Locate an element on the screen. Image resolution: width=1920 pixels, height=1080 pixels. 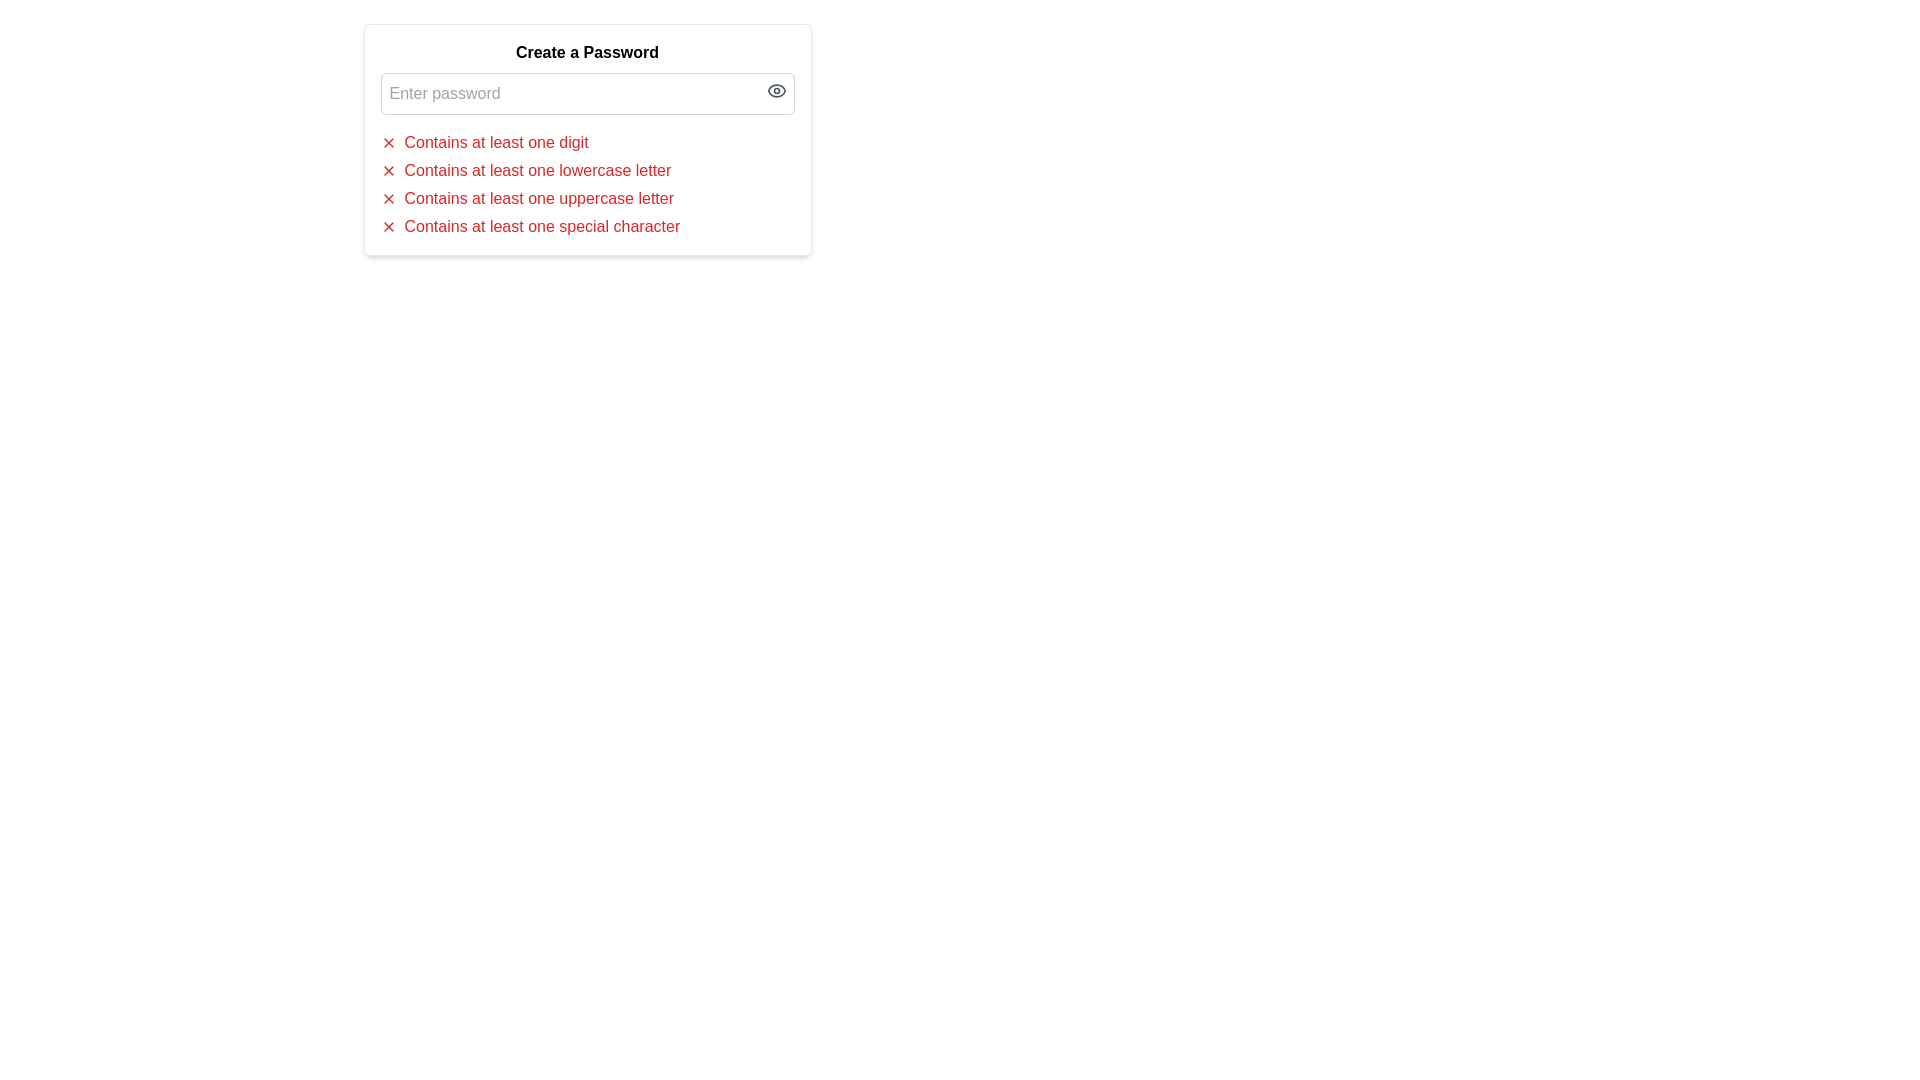
the feedback message indicating that the current input does not satisfy the requirement of containing at least one digit, which is the first item in the validation messages below the 'Create a Password' input field is located at coordinates (586, 141).